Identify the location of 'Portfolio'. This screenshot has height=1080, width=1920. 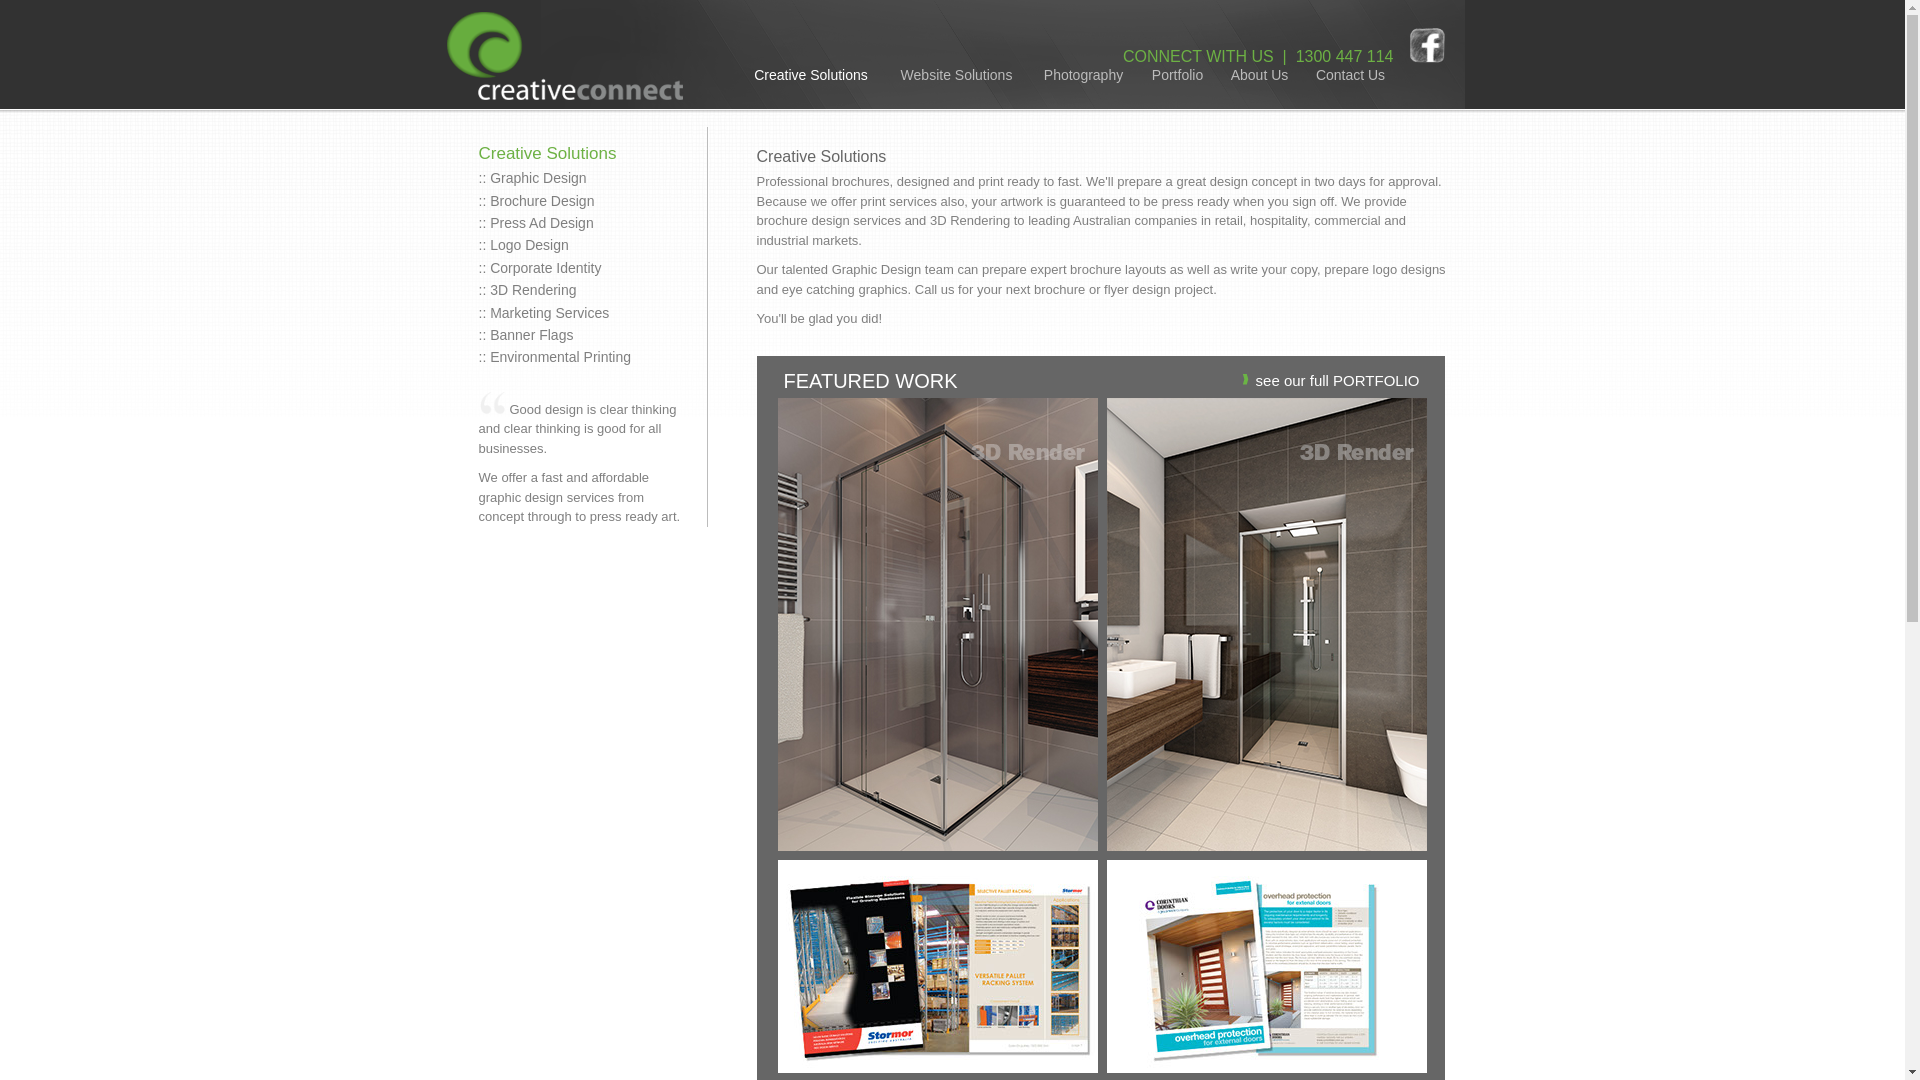
(1178, 75).